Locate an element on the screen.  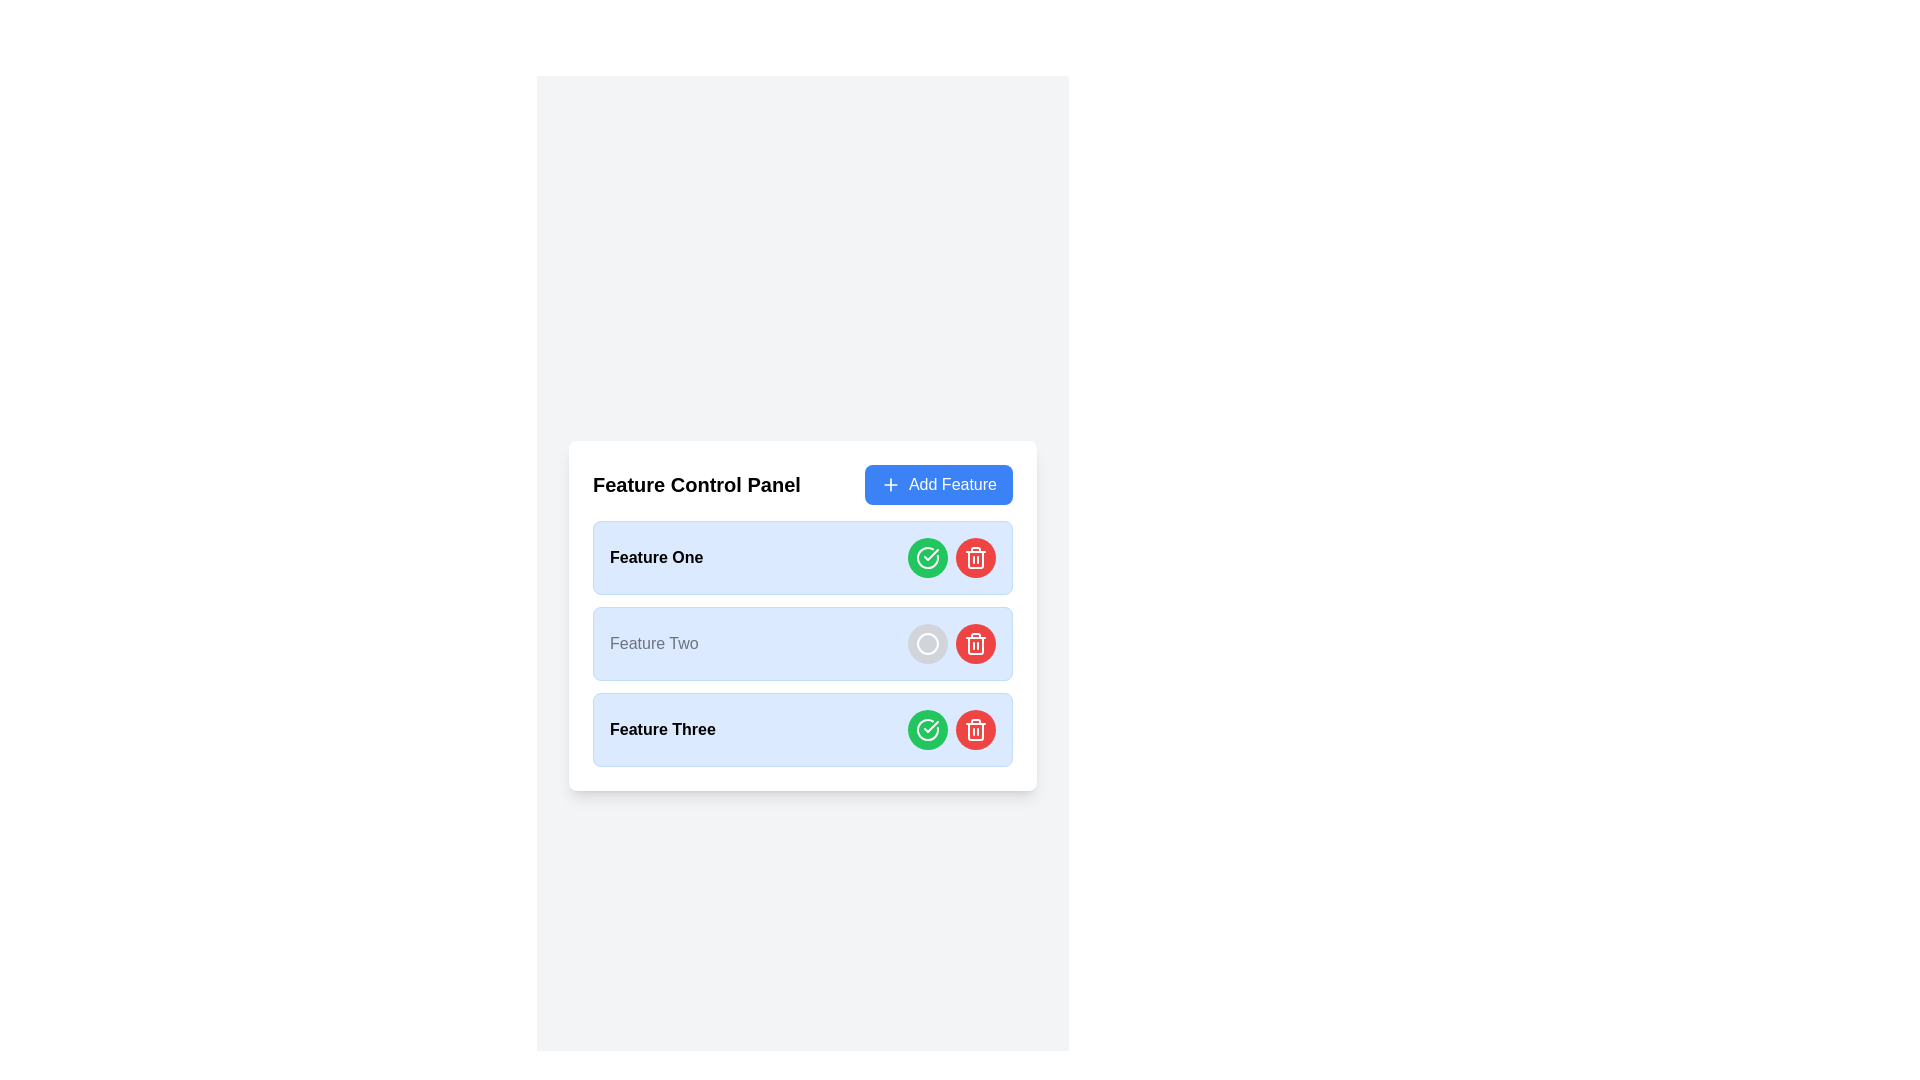
the trash can icon button with a red circular background located in the third row under the 'Feature Three' label is located at coordinates (975, 644).